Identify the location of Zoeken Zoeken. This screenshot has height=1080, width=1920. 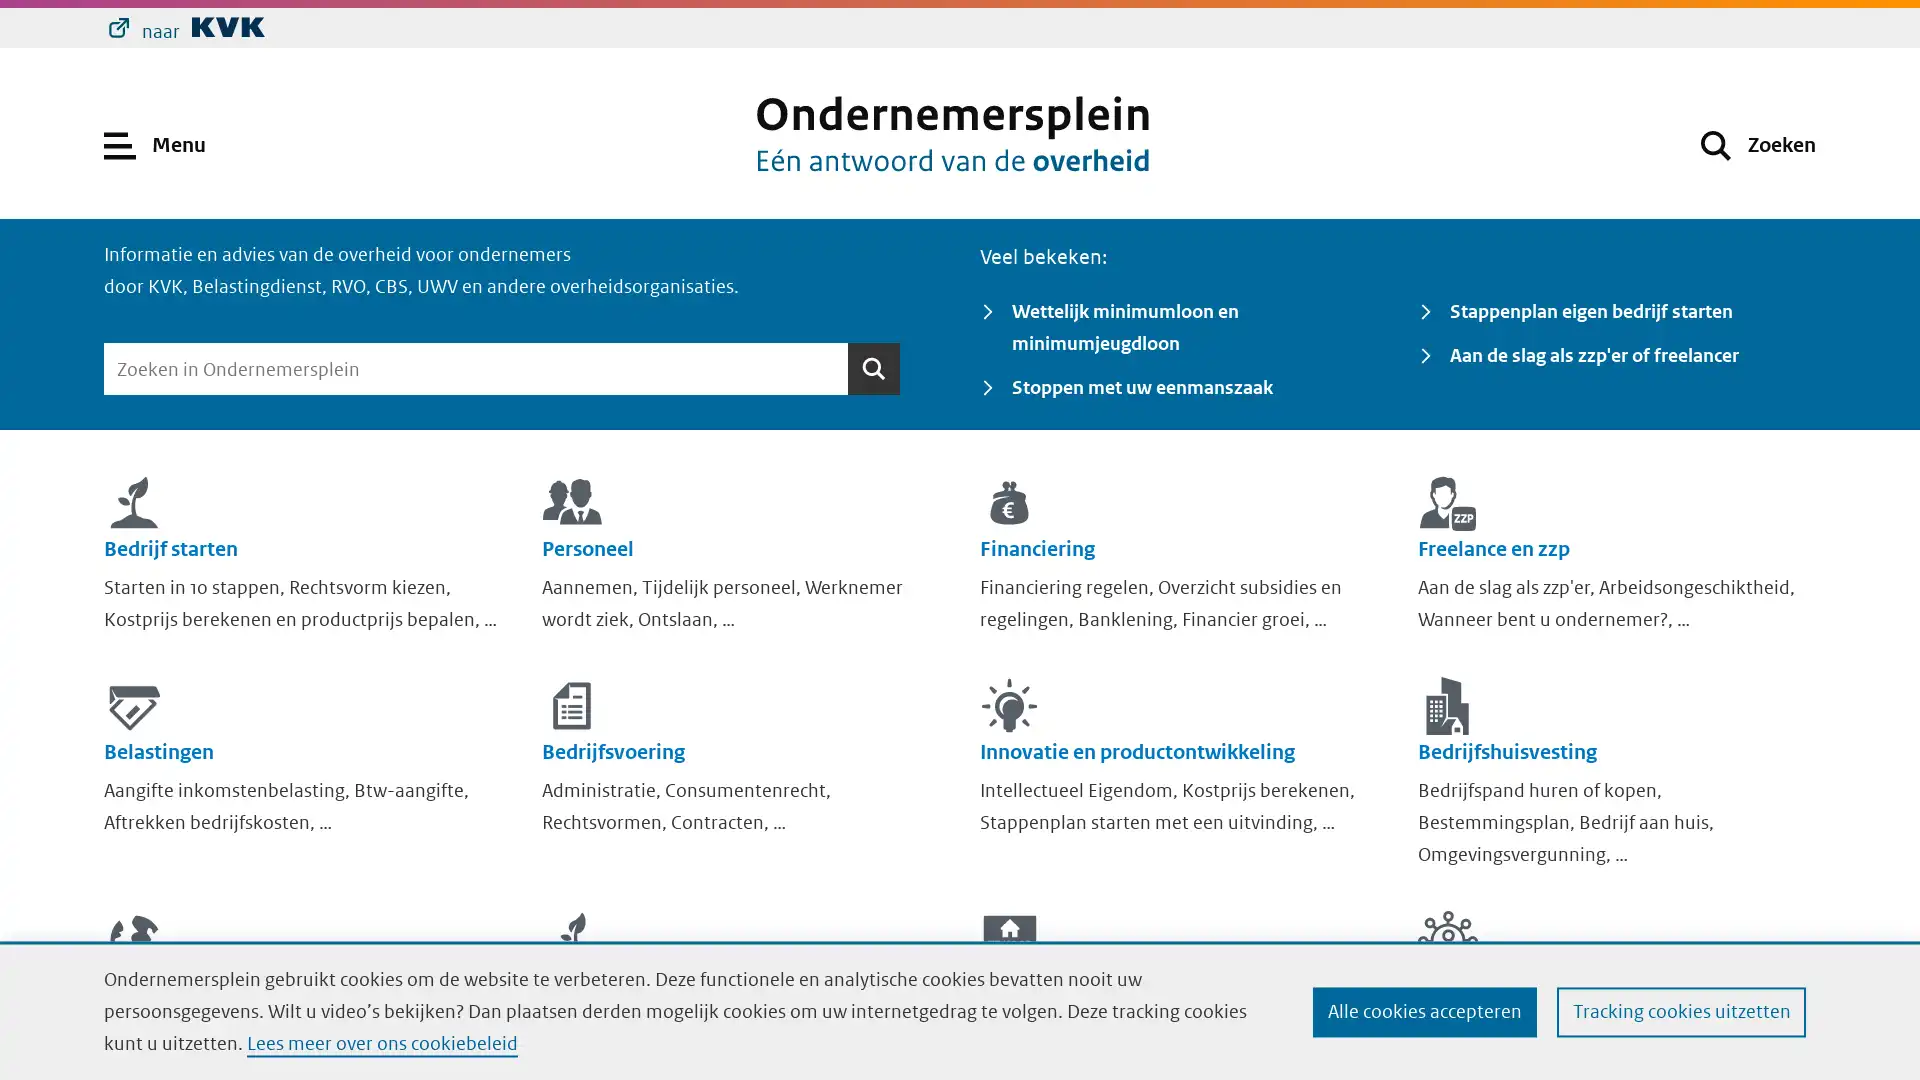
(873, 370).